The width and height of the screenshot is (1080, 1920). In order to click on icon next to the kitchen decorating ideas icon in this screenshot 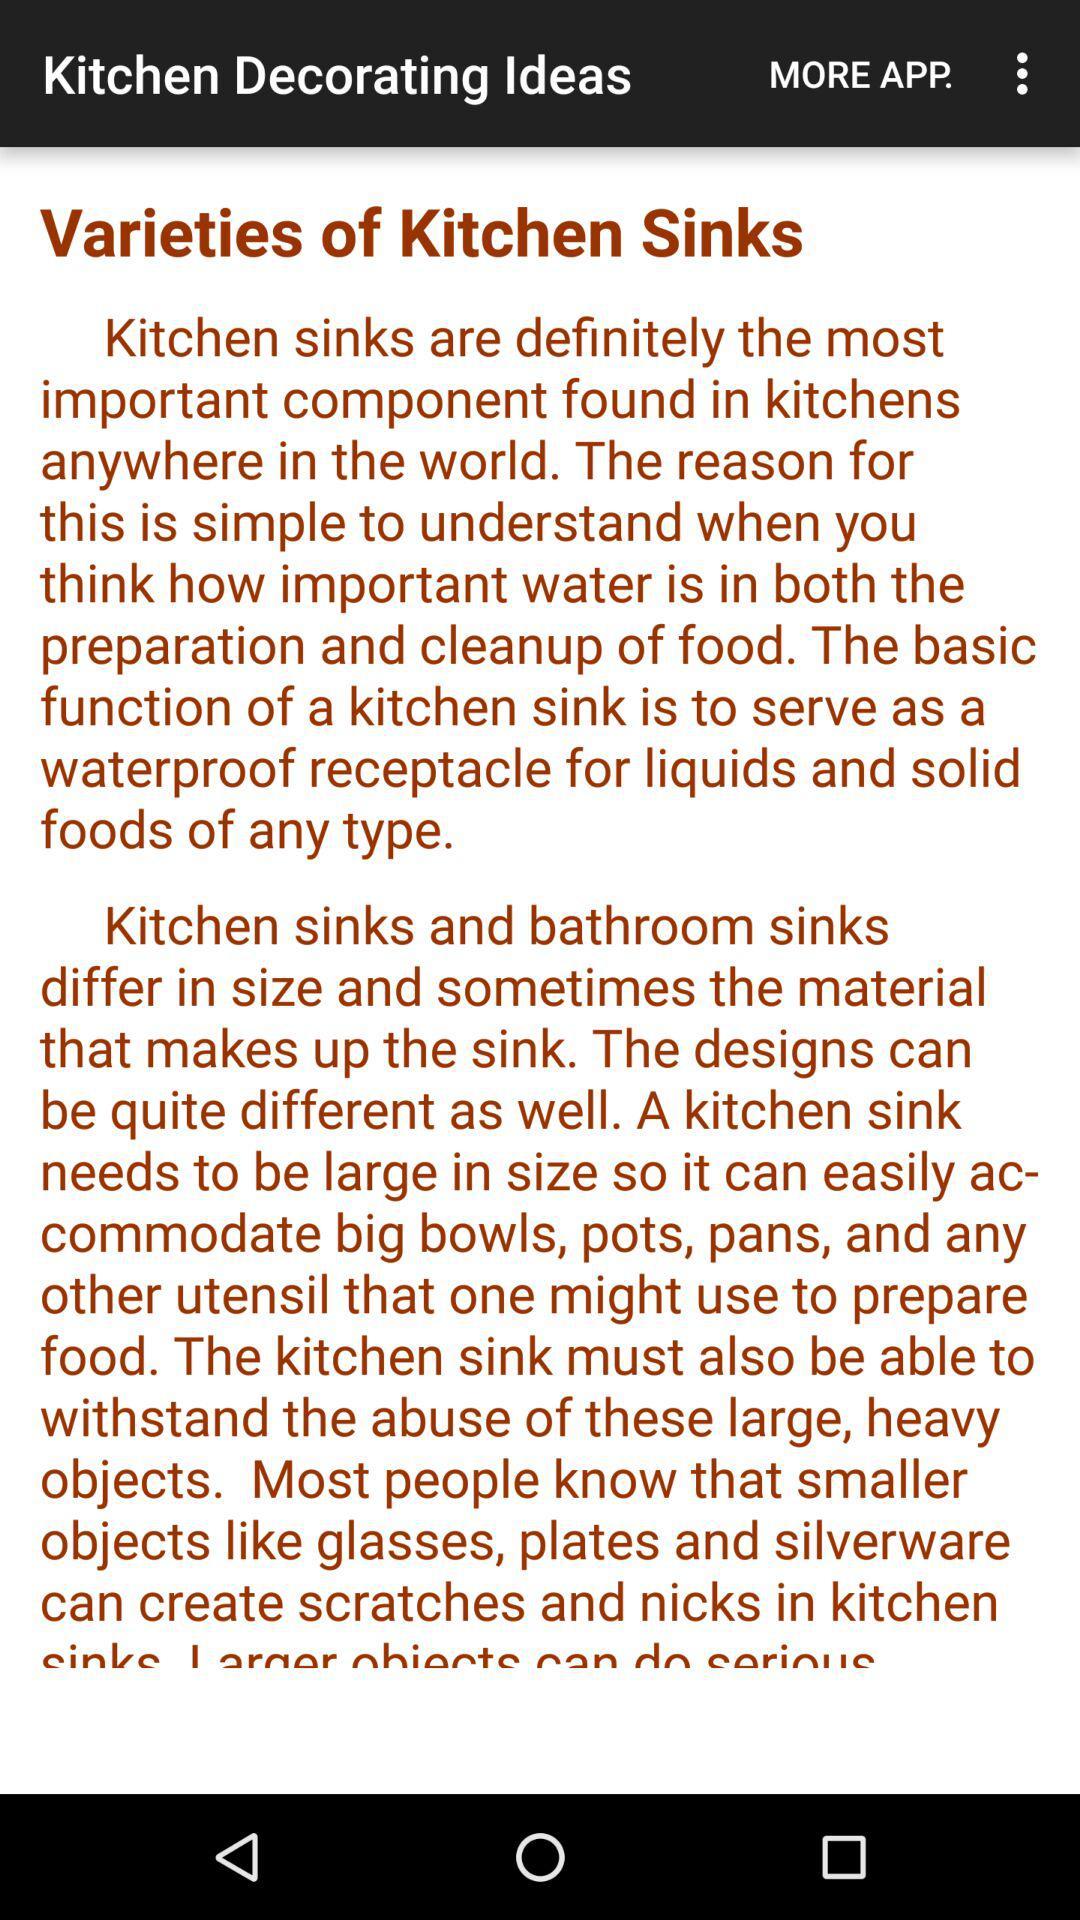, I will do `click(860, 73)`.